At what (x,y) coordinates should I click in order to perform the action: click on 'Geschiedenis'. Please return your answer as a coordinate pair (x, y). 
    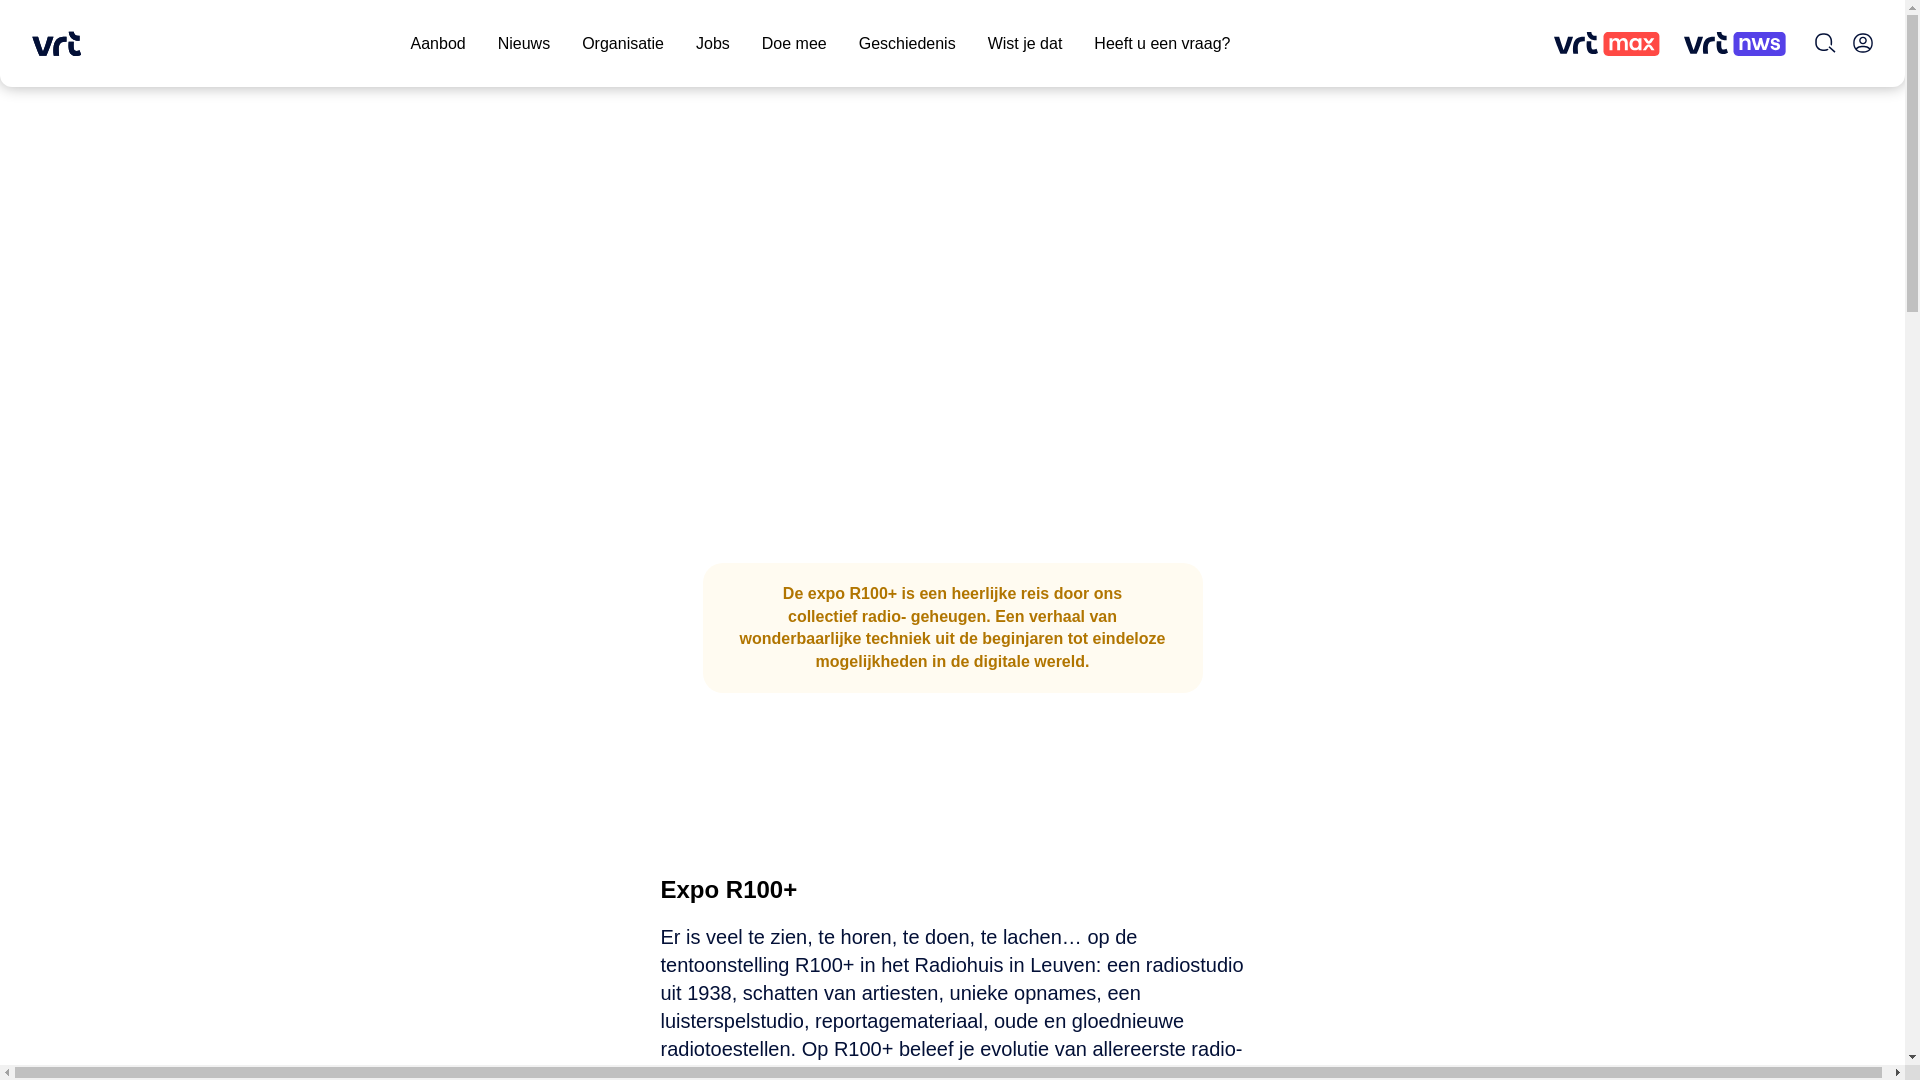
    Looking at the image, I should click on (859, 43).